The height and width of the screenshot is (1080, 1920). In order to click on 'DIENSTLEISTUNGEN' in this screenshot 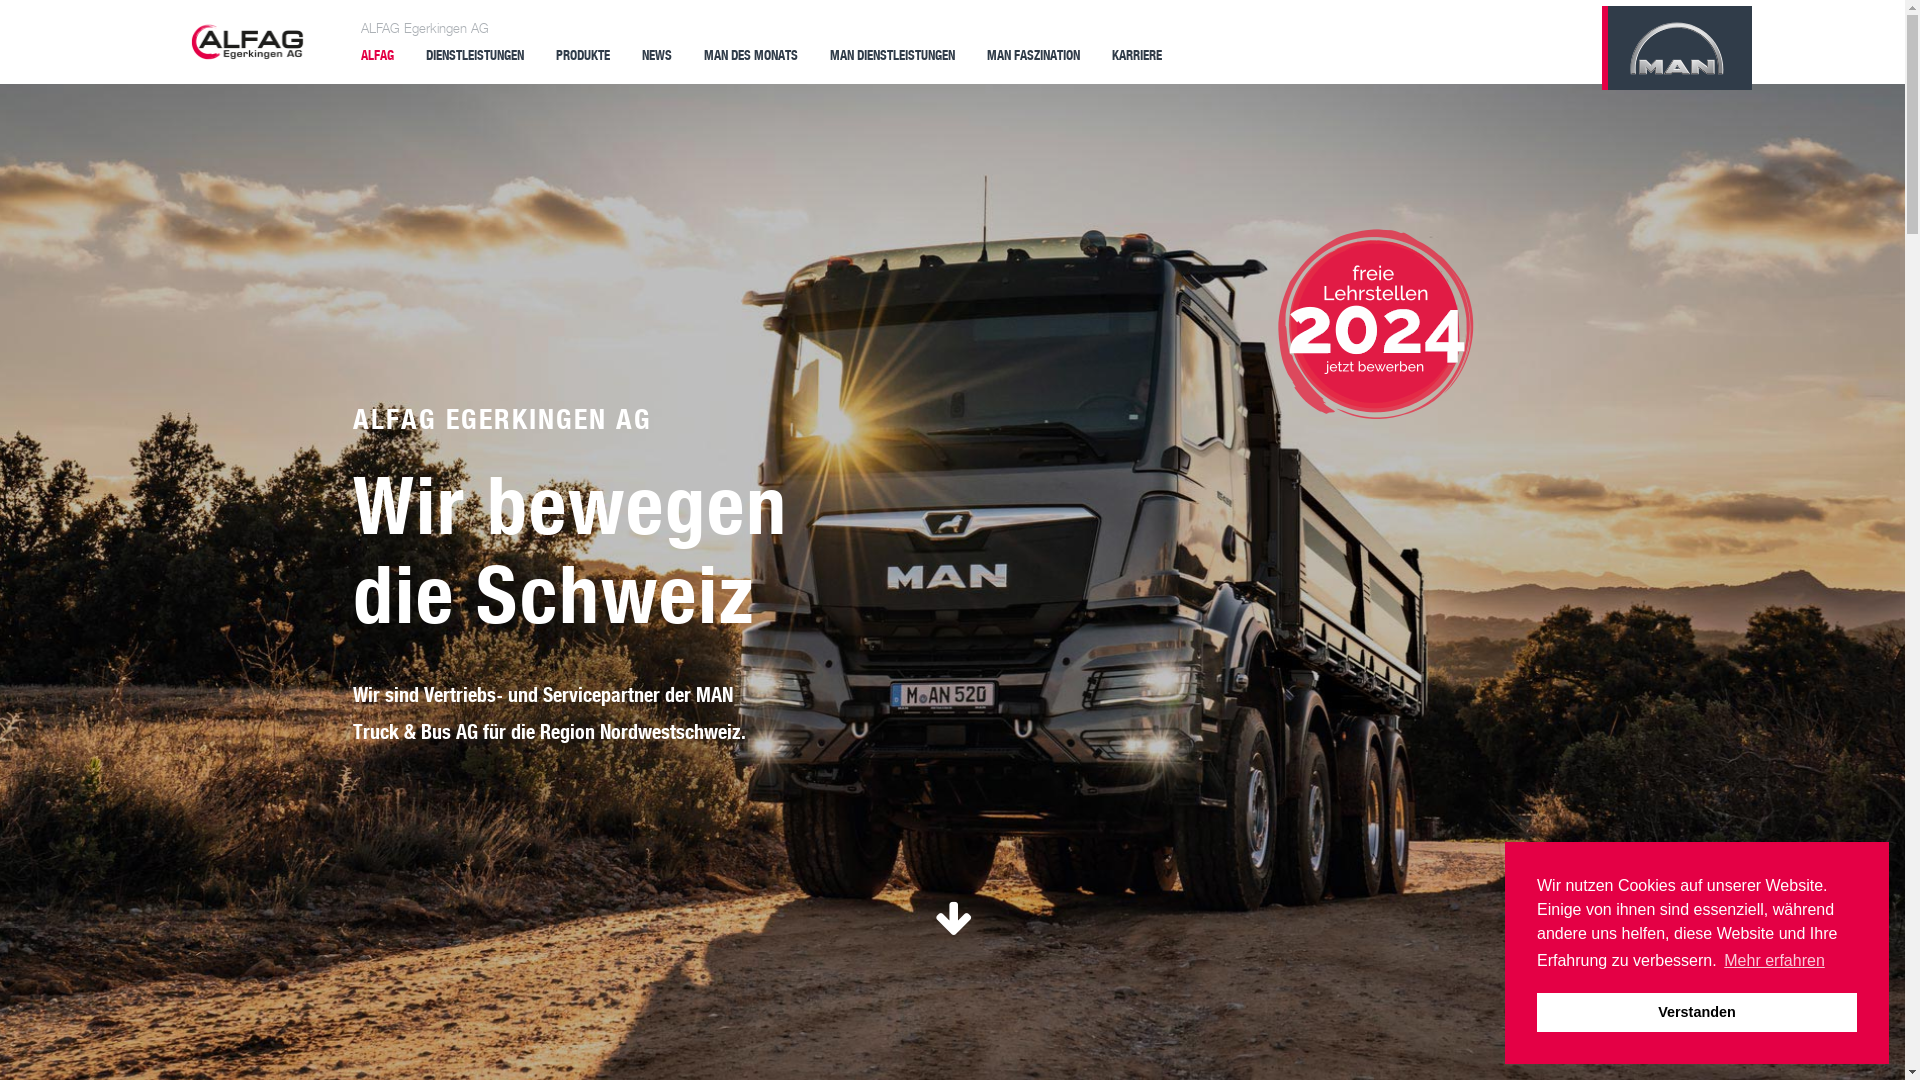, I will do `click(474, 53)`.